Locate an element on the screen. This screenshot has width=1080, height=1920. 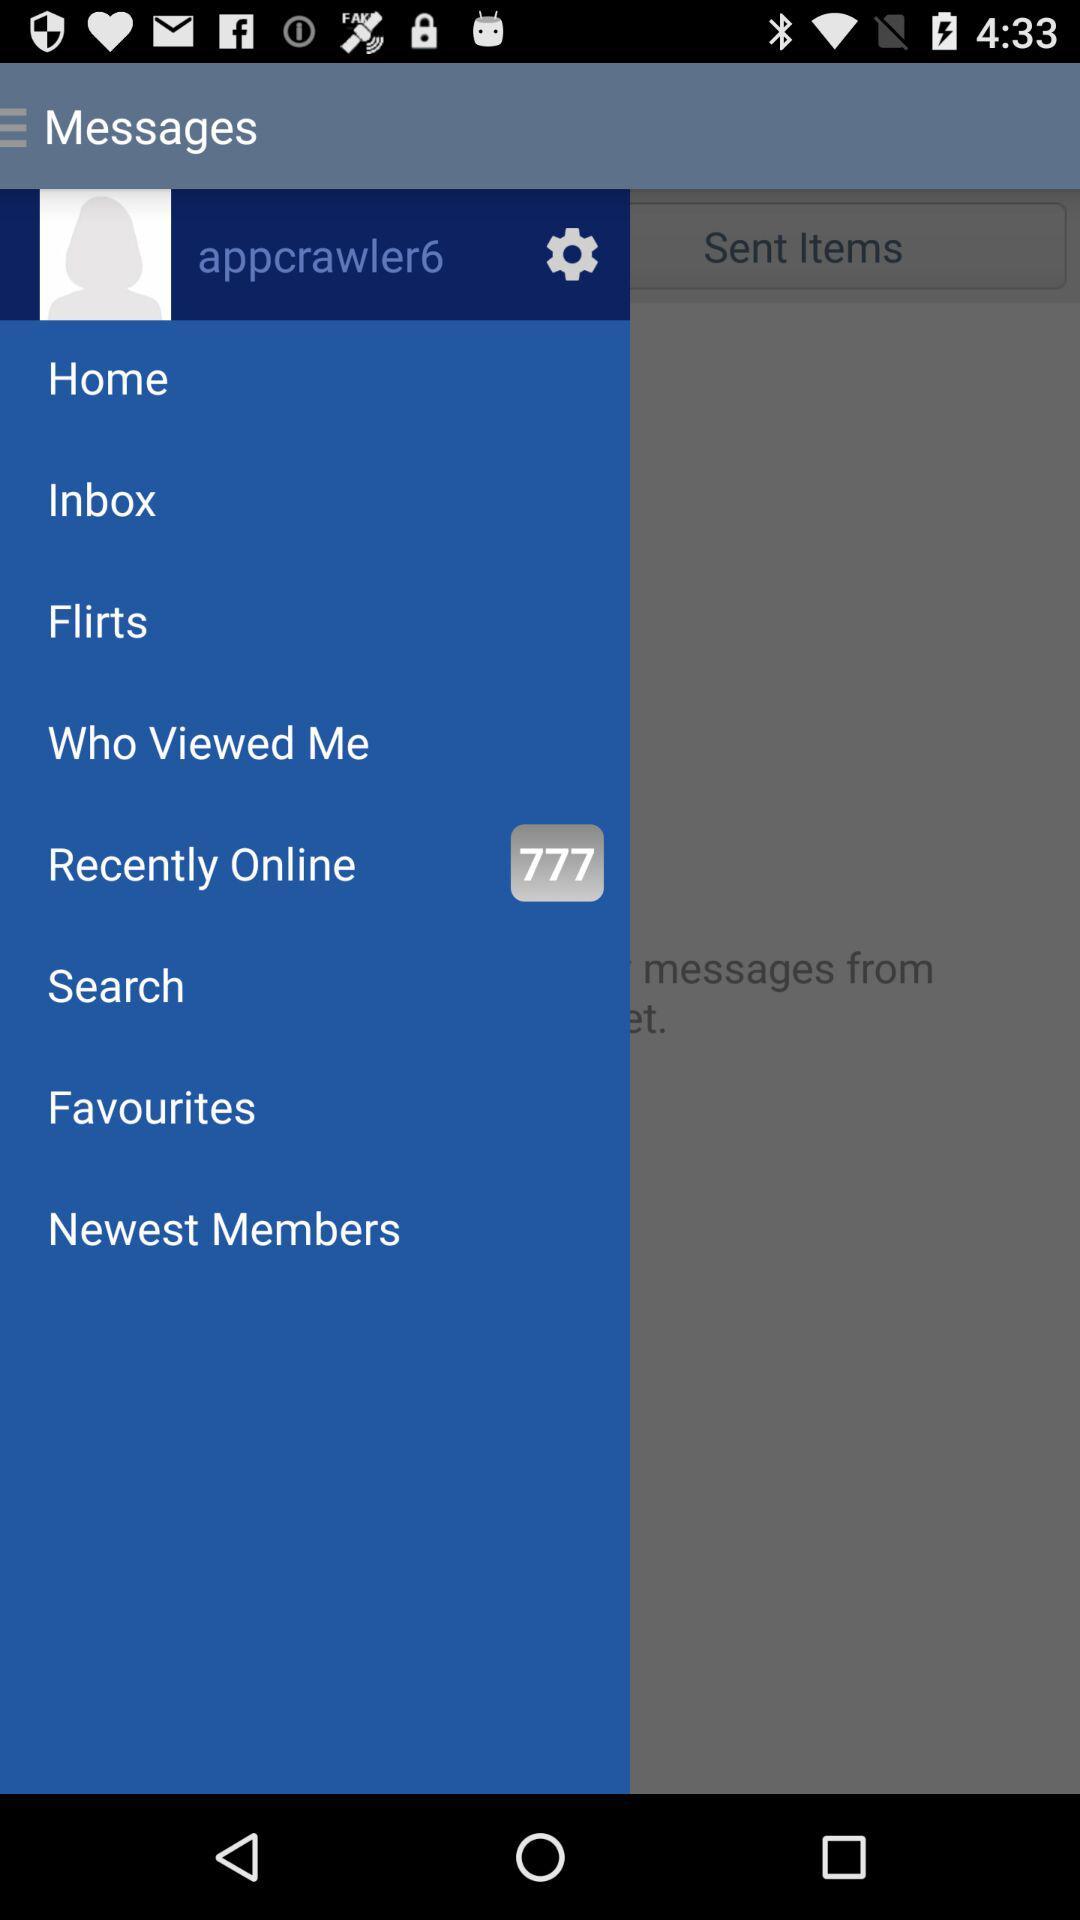
the icon  above the home is located at coordinates (105, 253).